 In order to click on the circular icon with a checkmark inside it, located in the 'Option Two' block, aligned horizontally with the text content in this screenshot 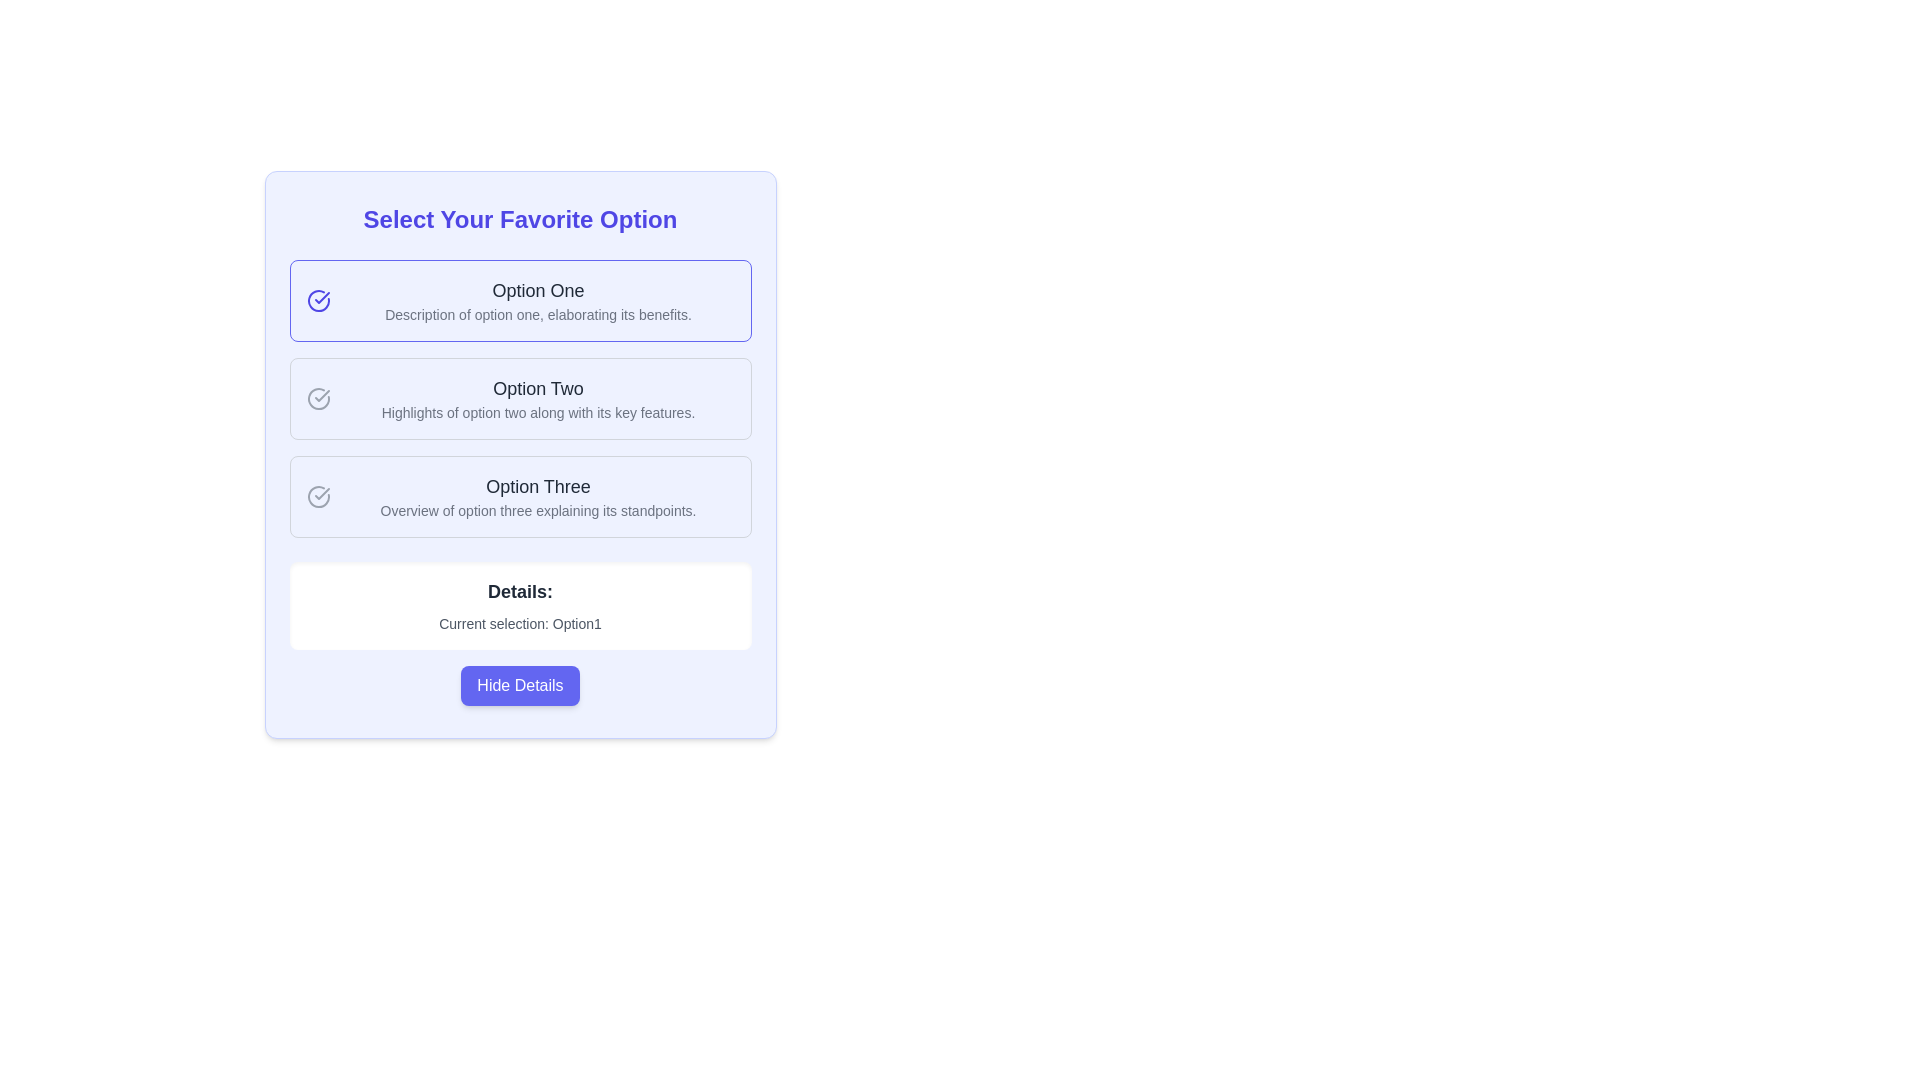, I will do `click(317, 398)`.